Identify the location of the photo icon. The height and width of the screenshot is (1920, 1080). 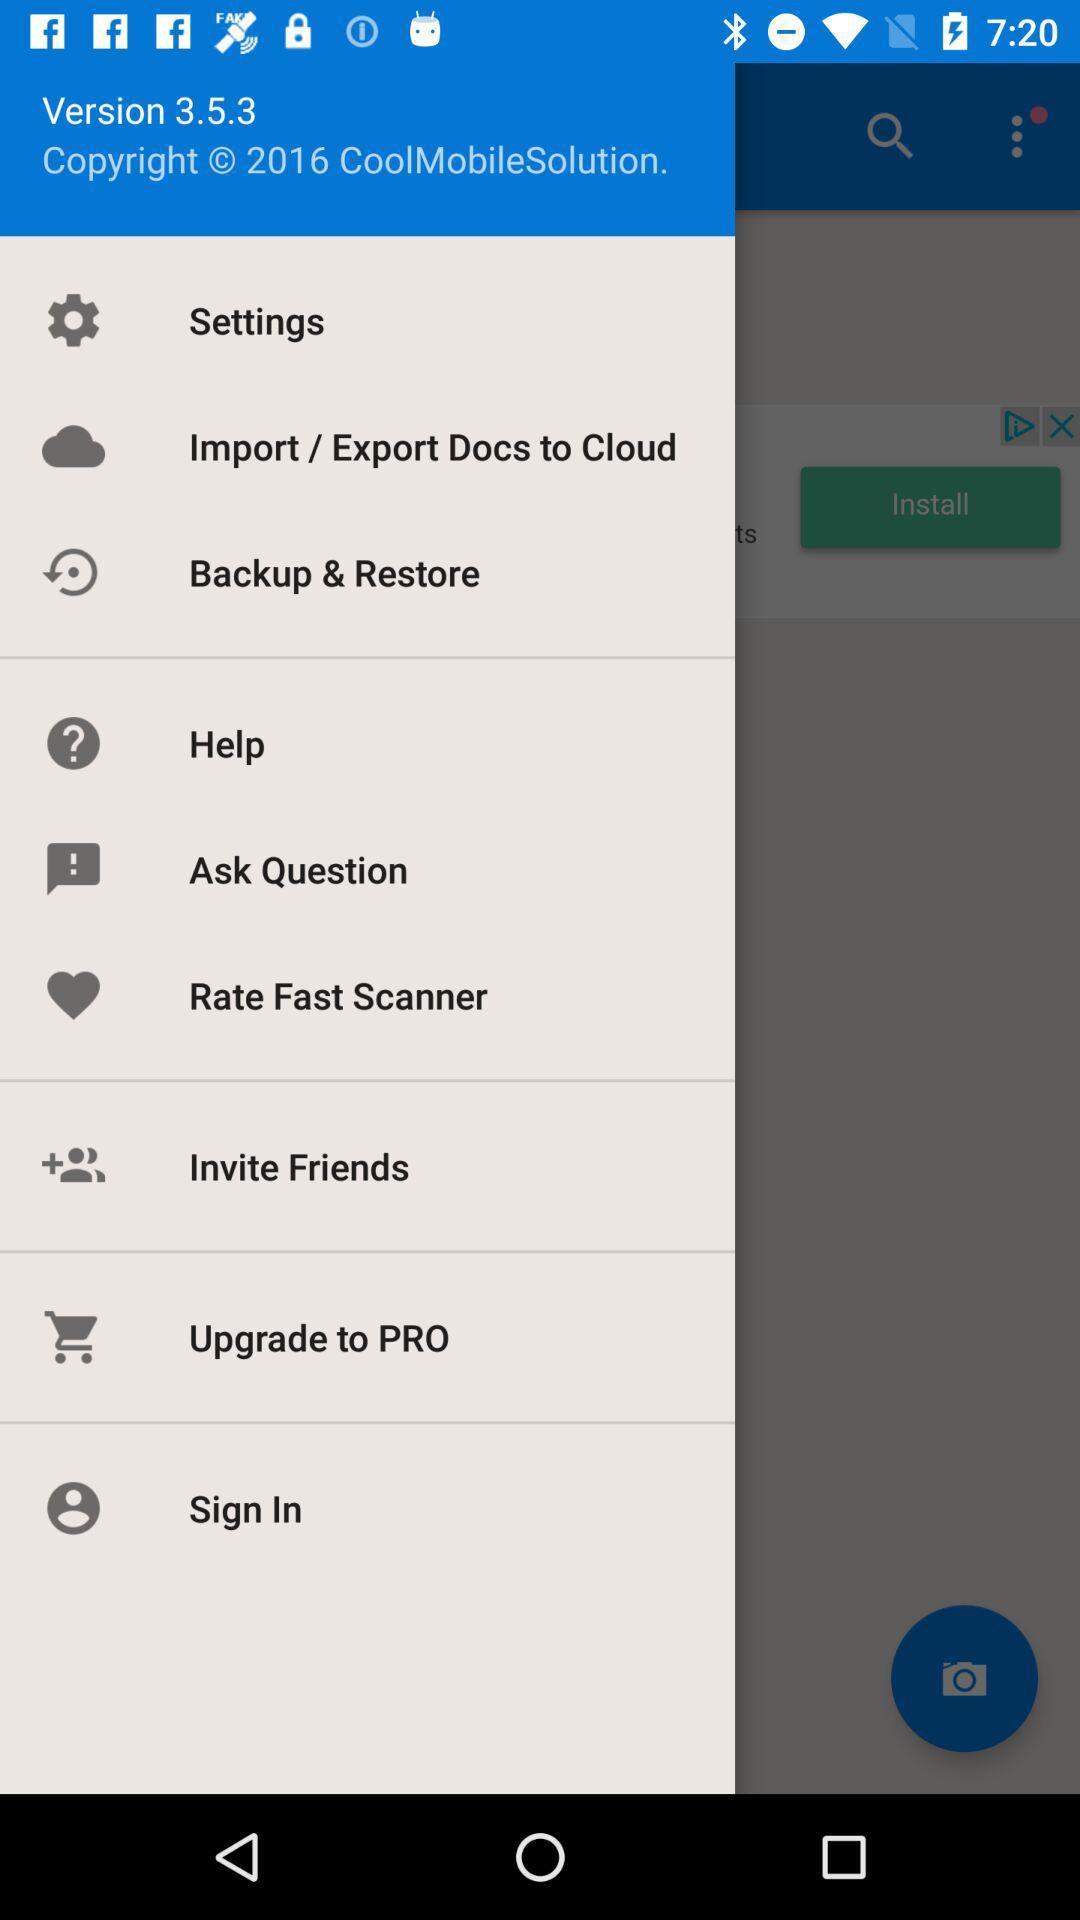
(963, 1678).